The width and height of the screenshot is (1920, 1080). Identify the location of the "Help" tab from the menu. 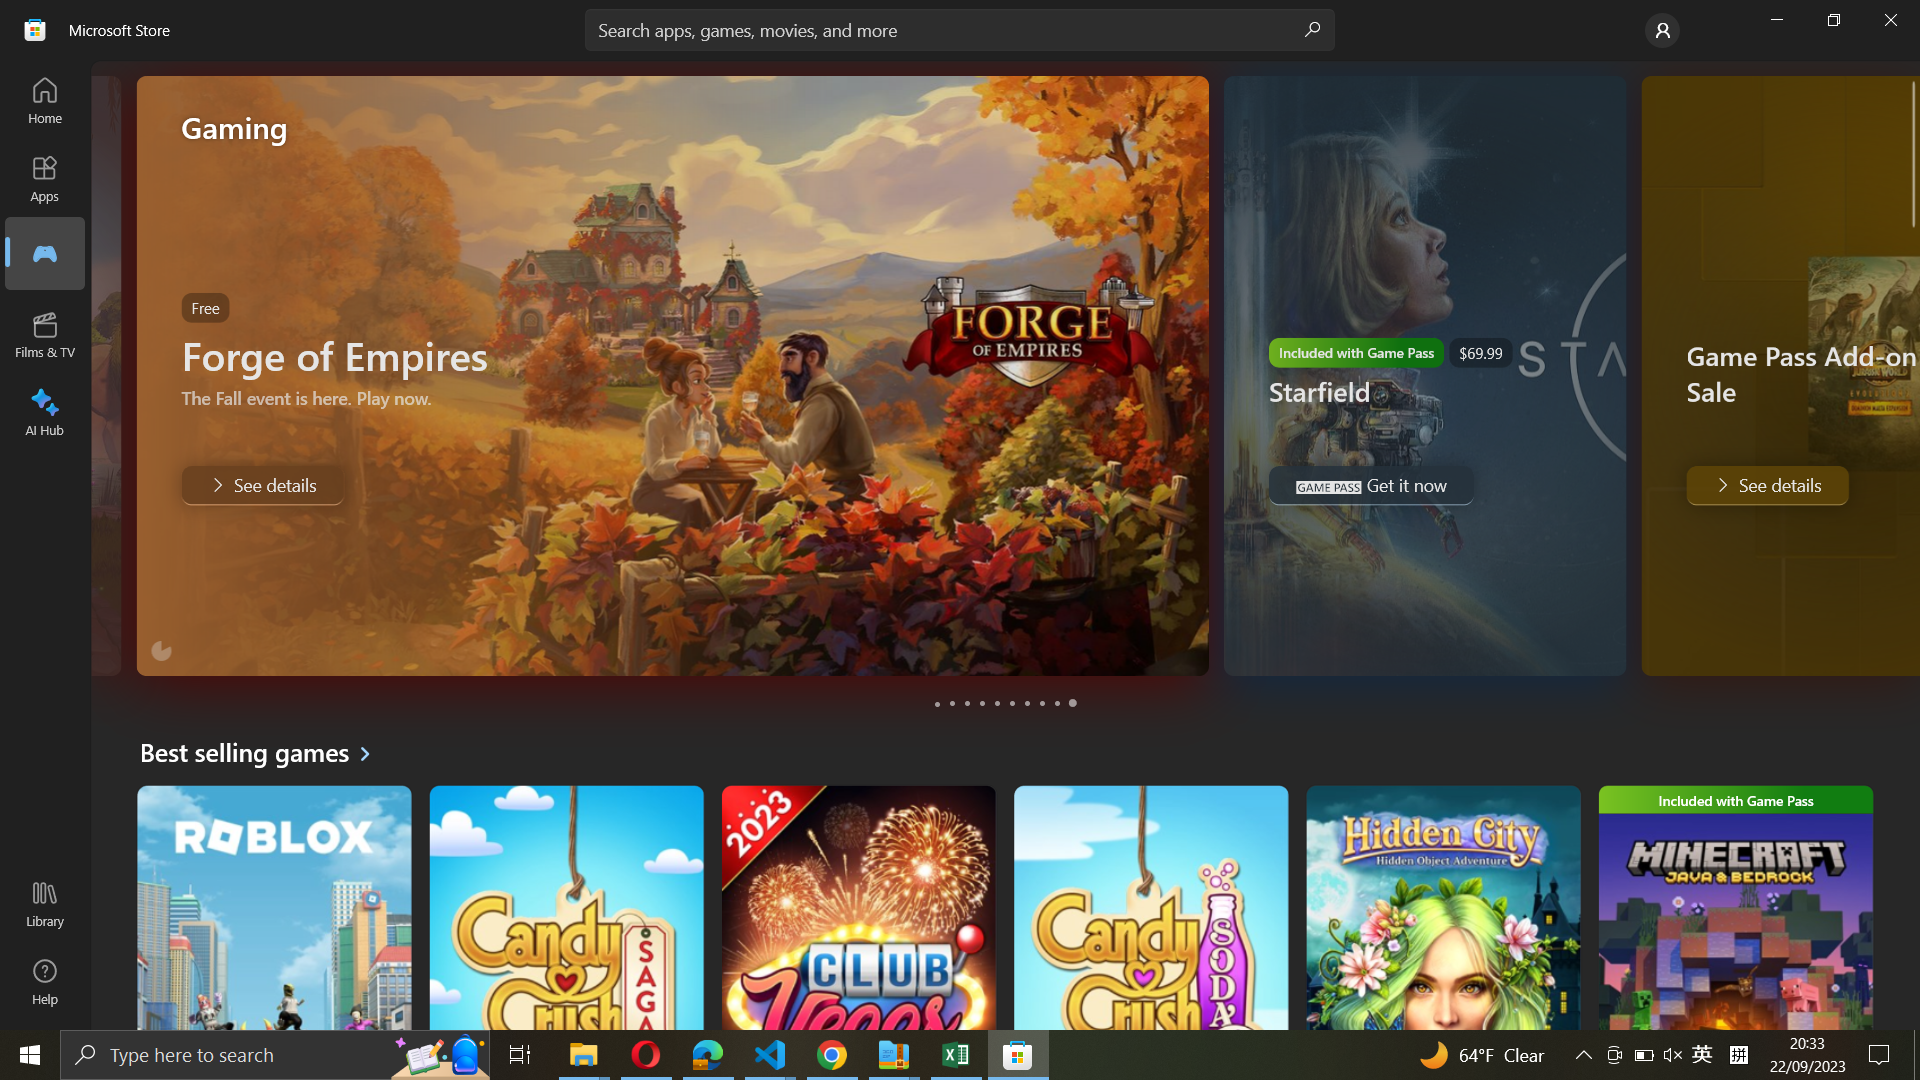
(43, 982).